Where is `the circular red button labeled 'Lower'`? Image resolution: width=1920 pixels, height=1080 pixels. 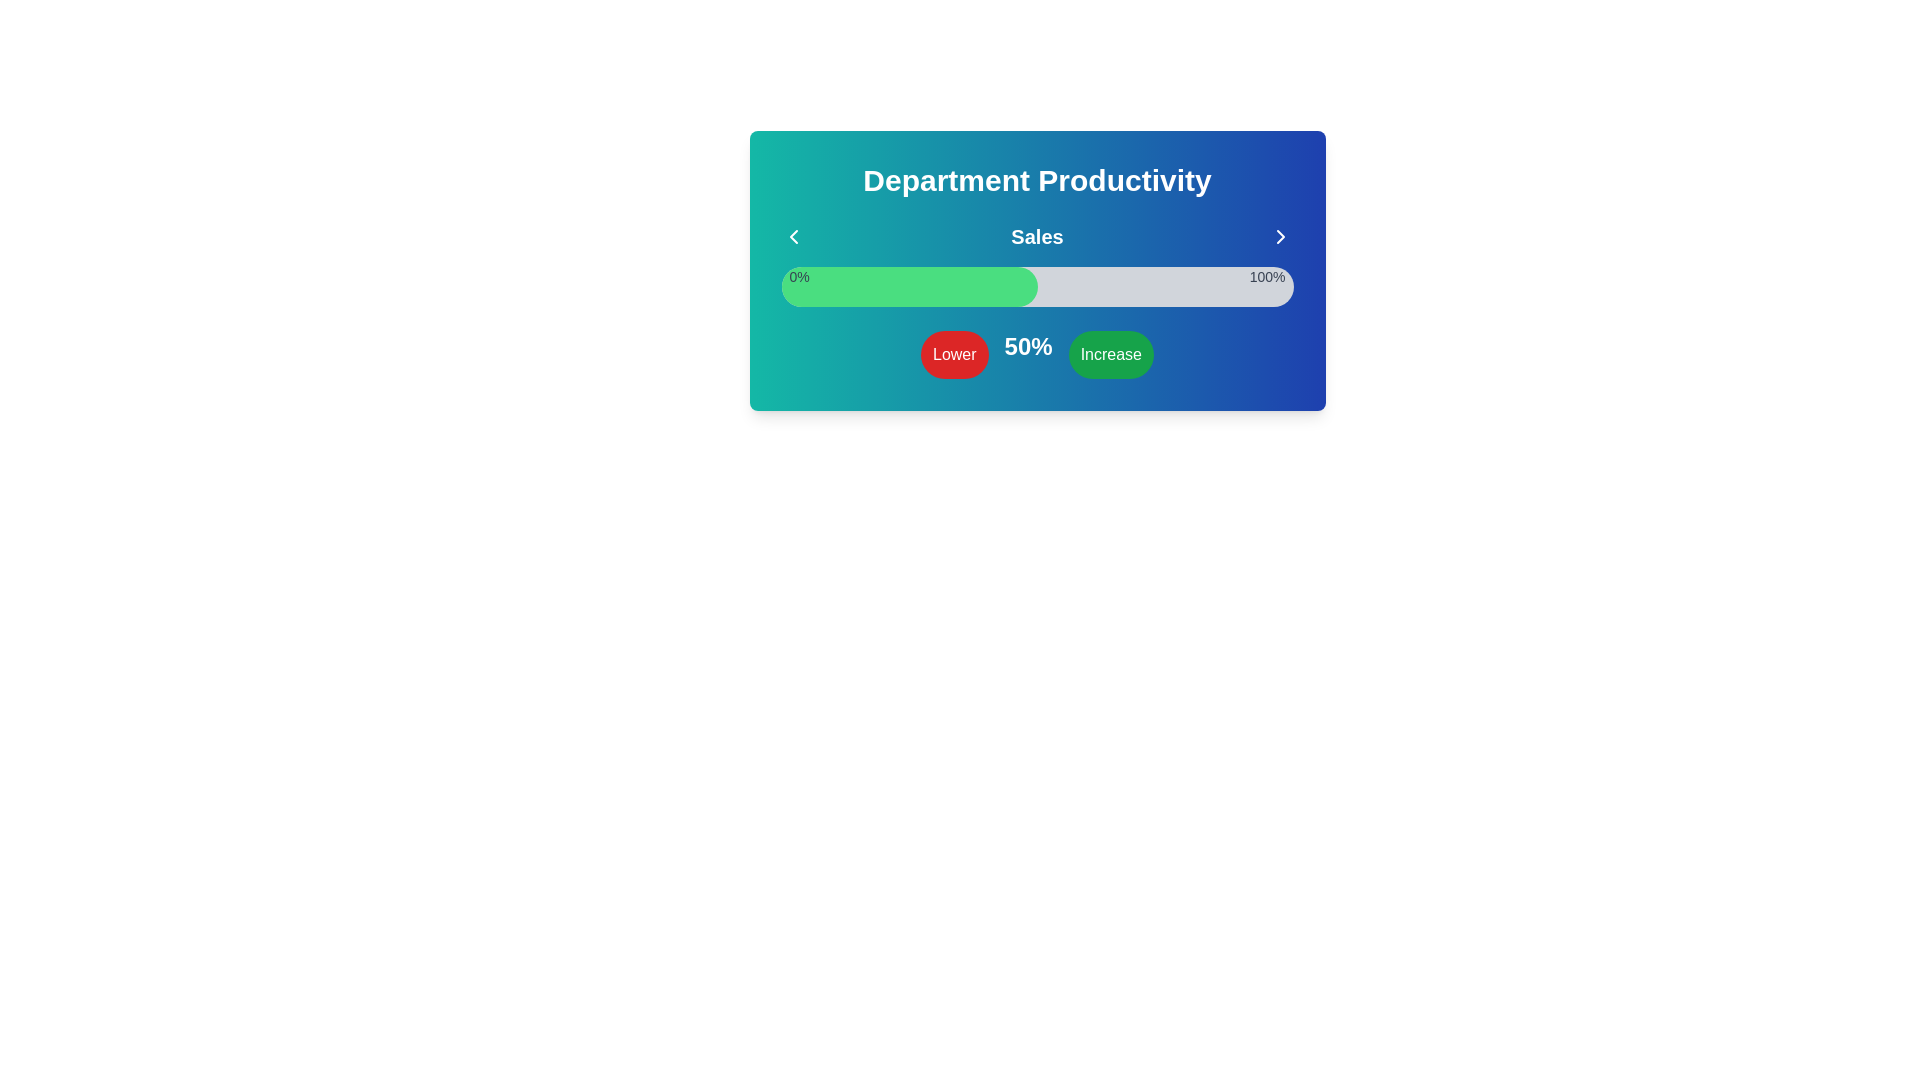
the circular red button labeled 'Lower' is located at coordinates (953, 353).